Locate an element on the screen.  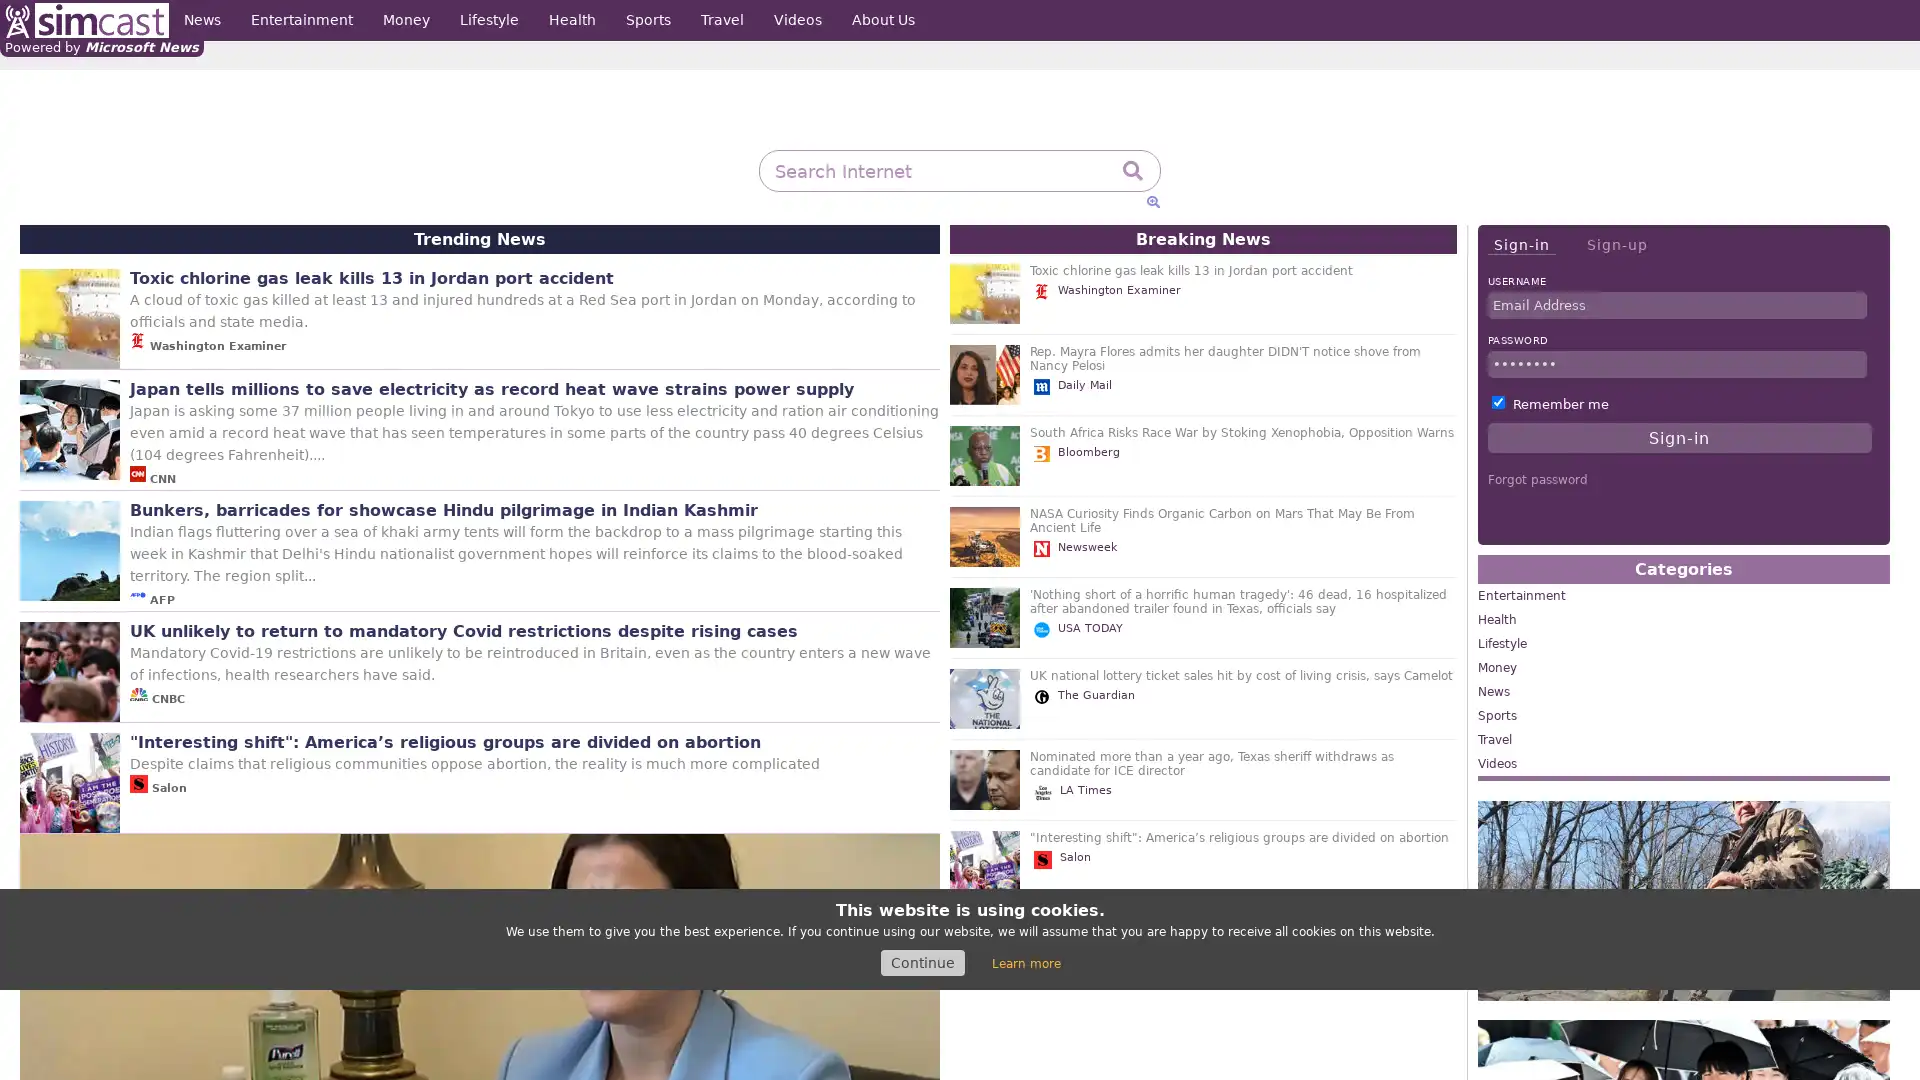
Sign-in is located at coordinates (1679, 437).